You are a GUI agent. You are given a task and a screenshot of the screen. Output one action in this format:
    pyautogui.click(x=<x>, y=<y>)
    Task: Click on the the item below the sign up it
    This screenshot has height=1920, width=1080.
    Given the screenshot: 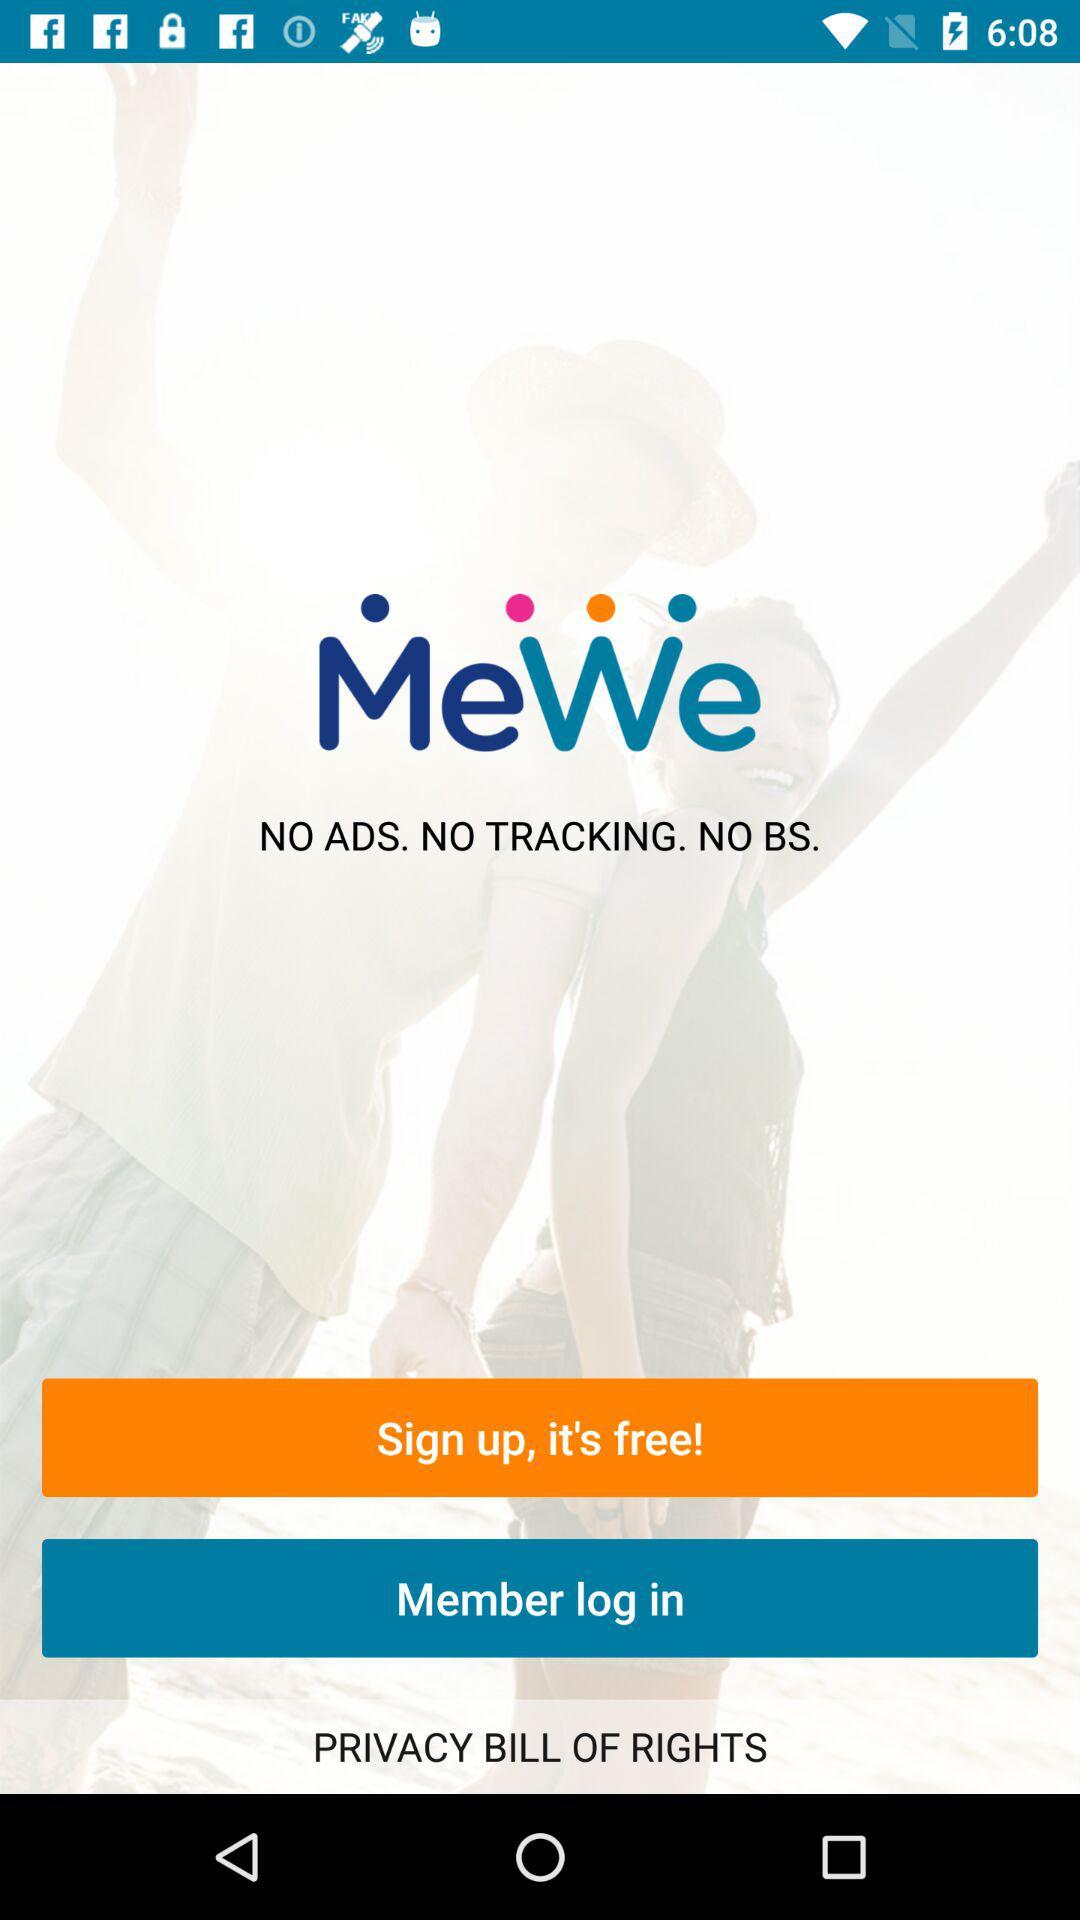 What is the action you would take?
    pyautogui.click(x=540, y=1597)
    